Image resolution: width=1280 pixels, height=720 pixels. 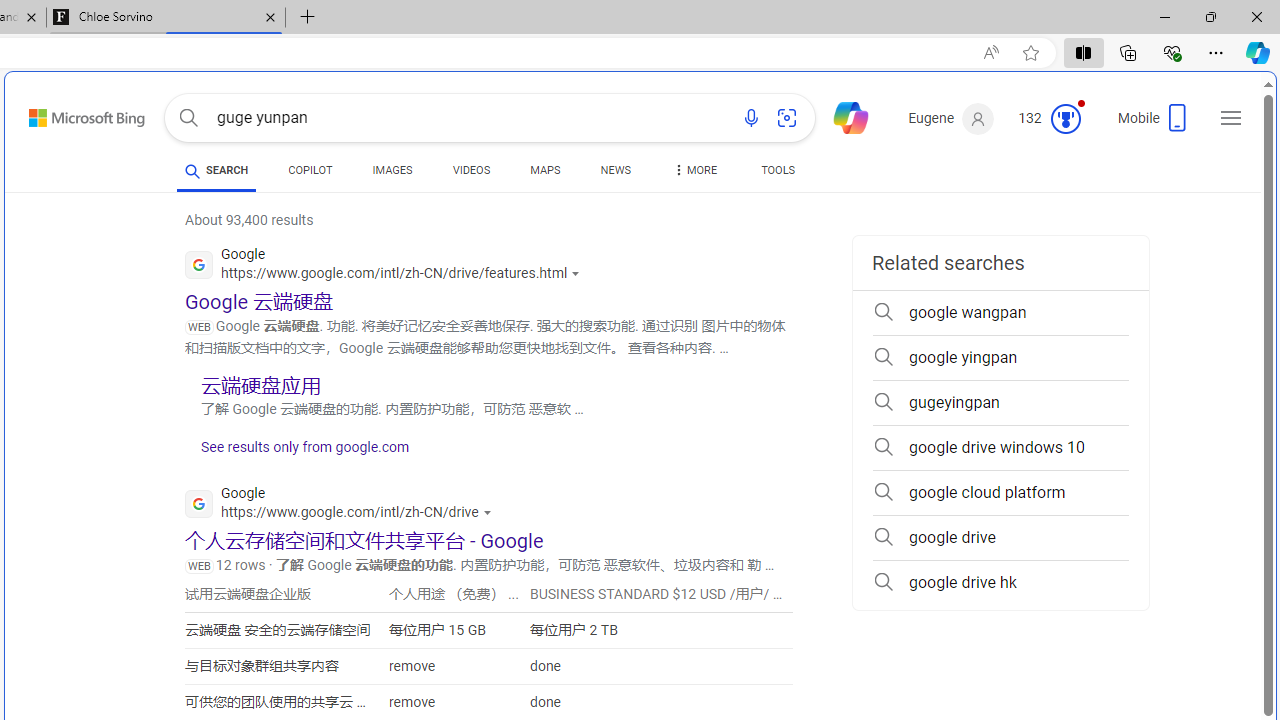 What do you see at coordinates (216, 169) in the screenshot?
I see `'SEARCH'` at bounding box center [216, 169].